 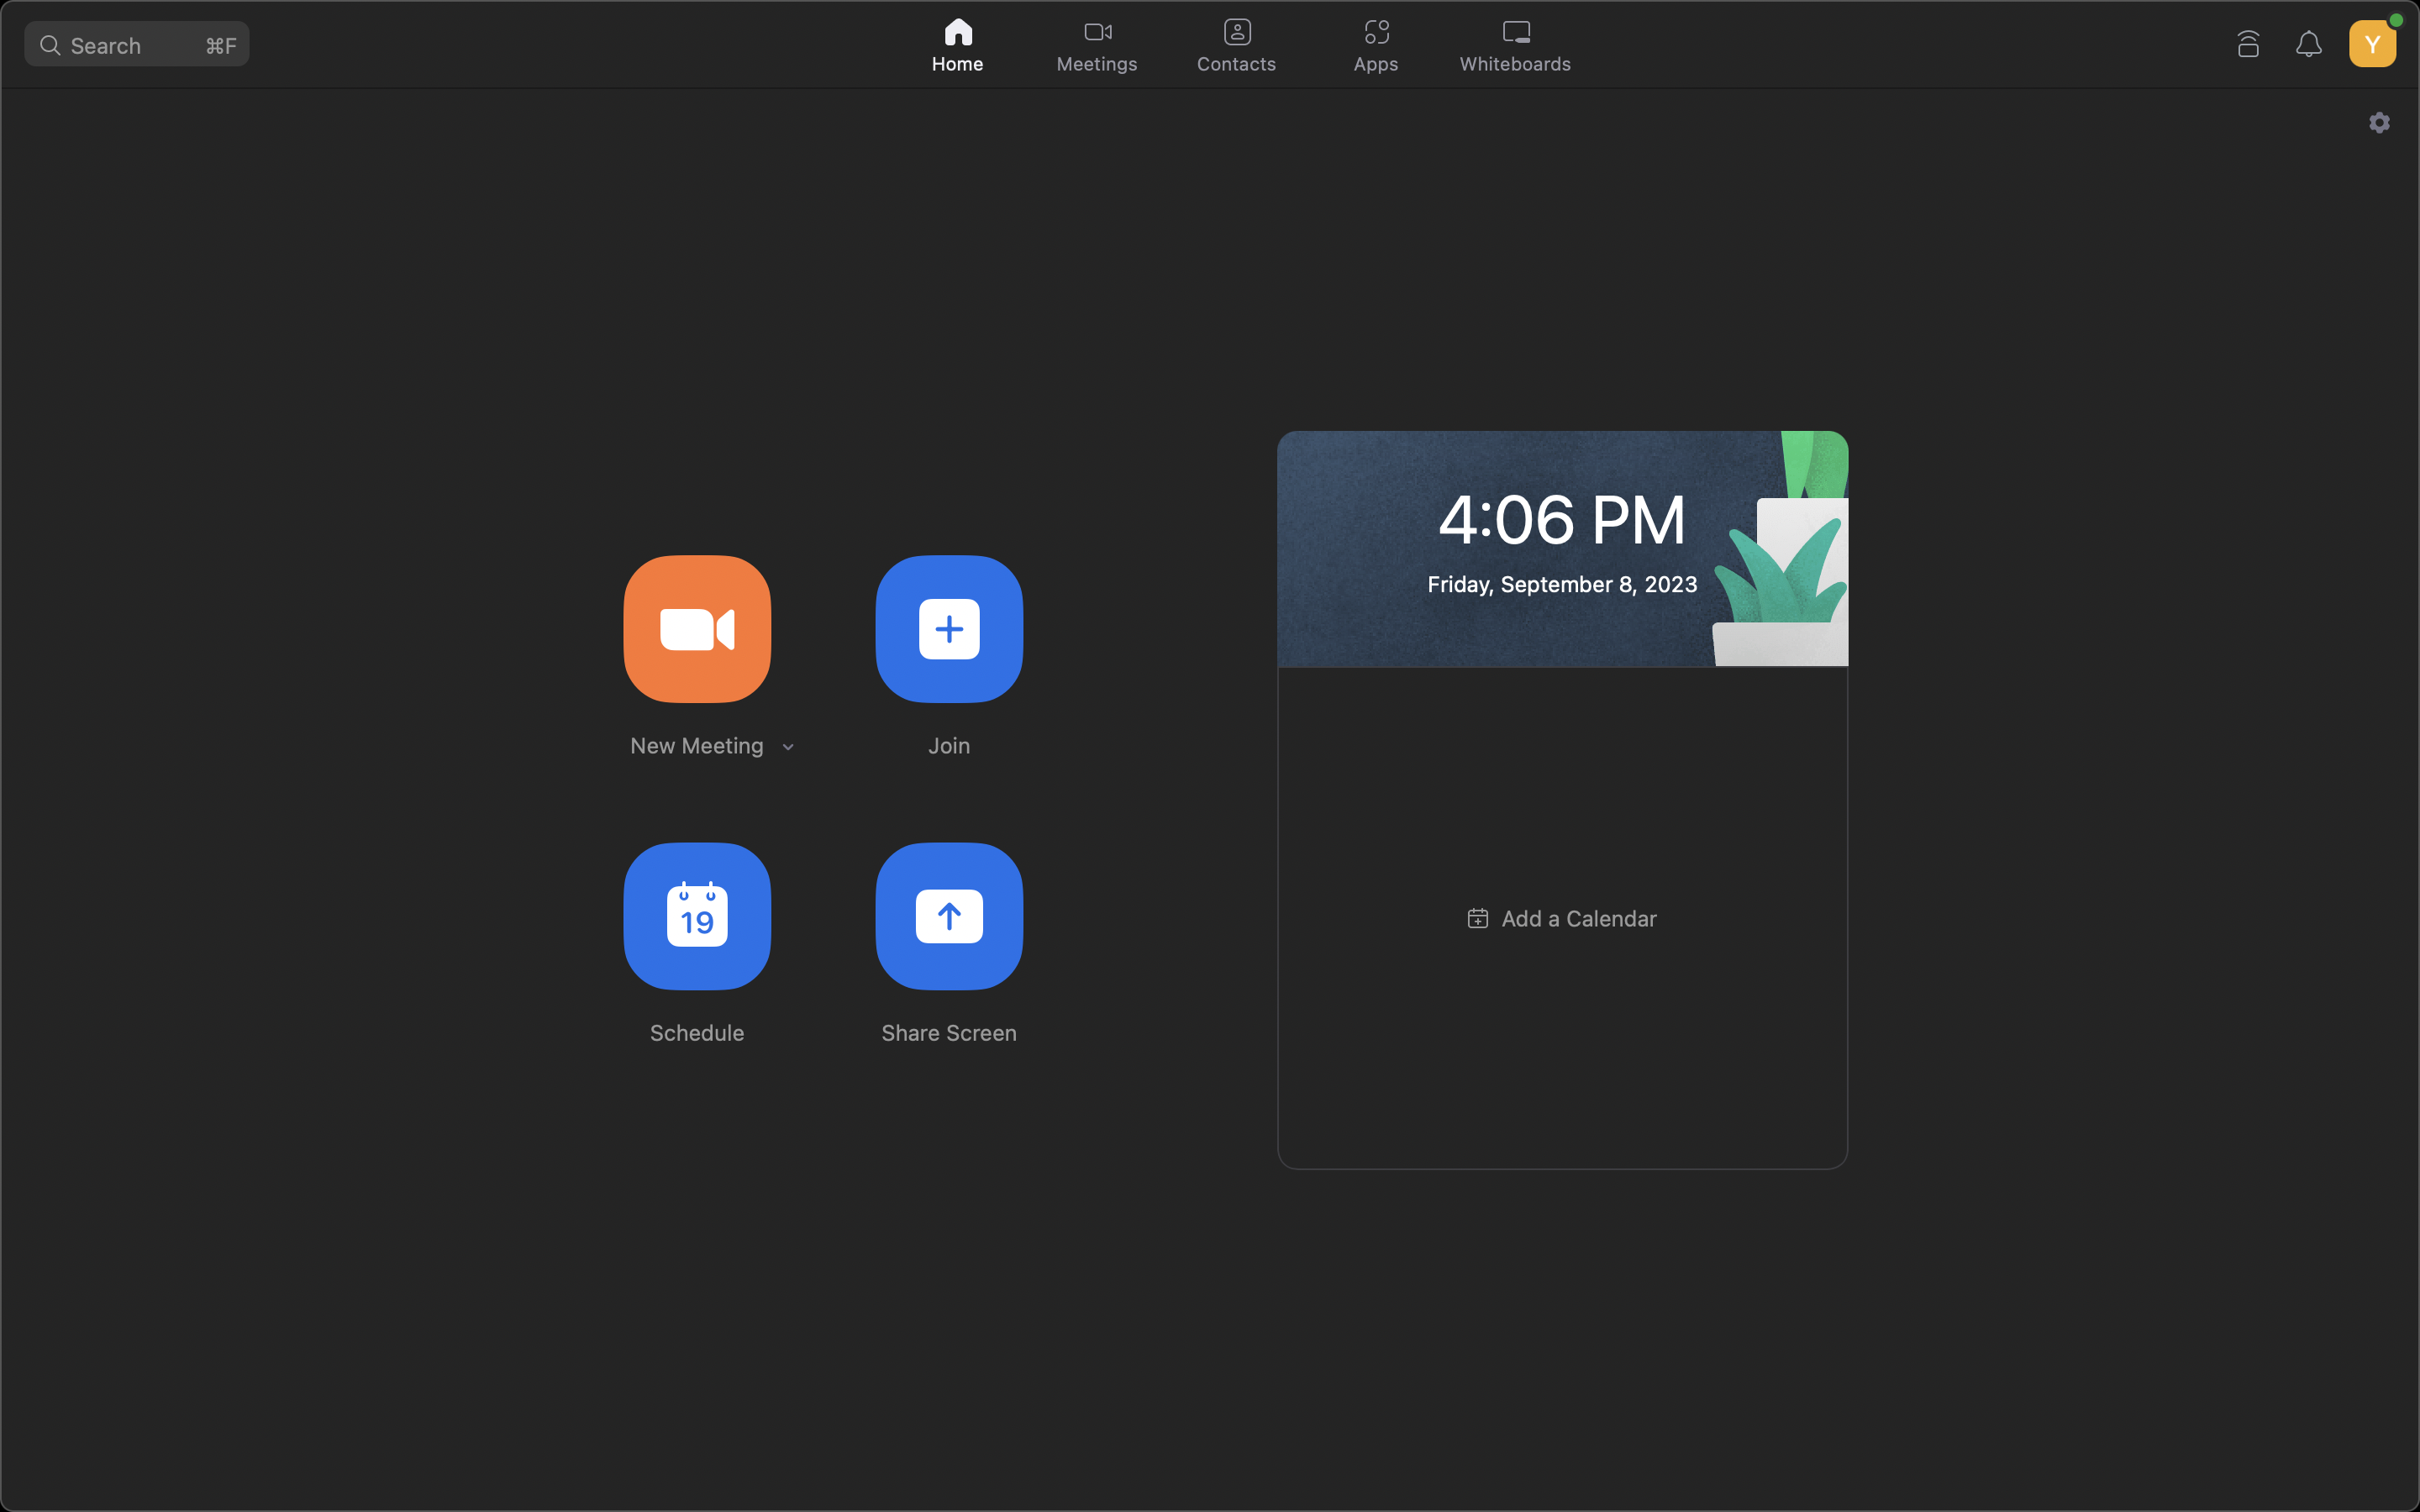 What do you see at coordinates (2249, 39) in the screenshot?
I see `Establish a pairing with a Zoom Room from your device` at bounding box center [2249, 39].